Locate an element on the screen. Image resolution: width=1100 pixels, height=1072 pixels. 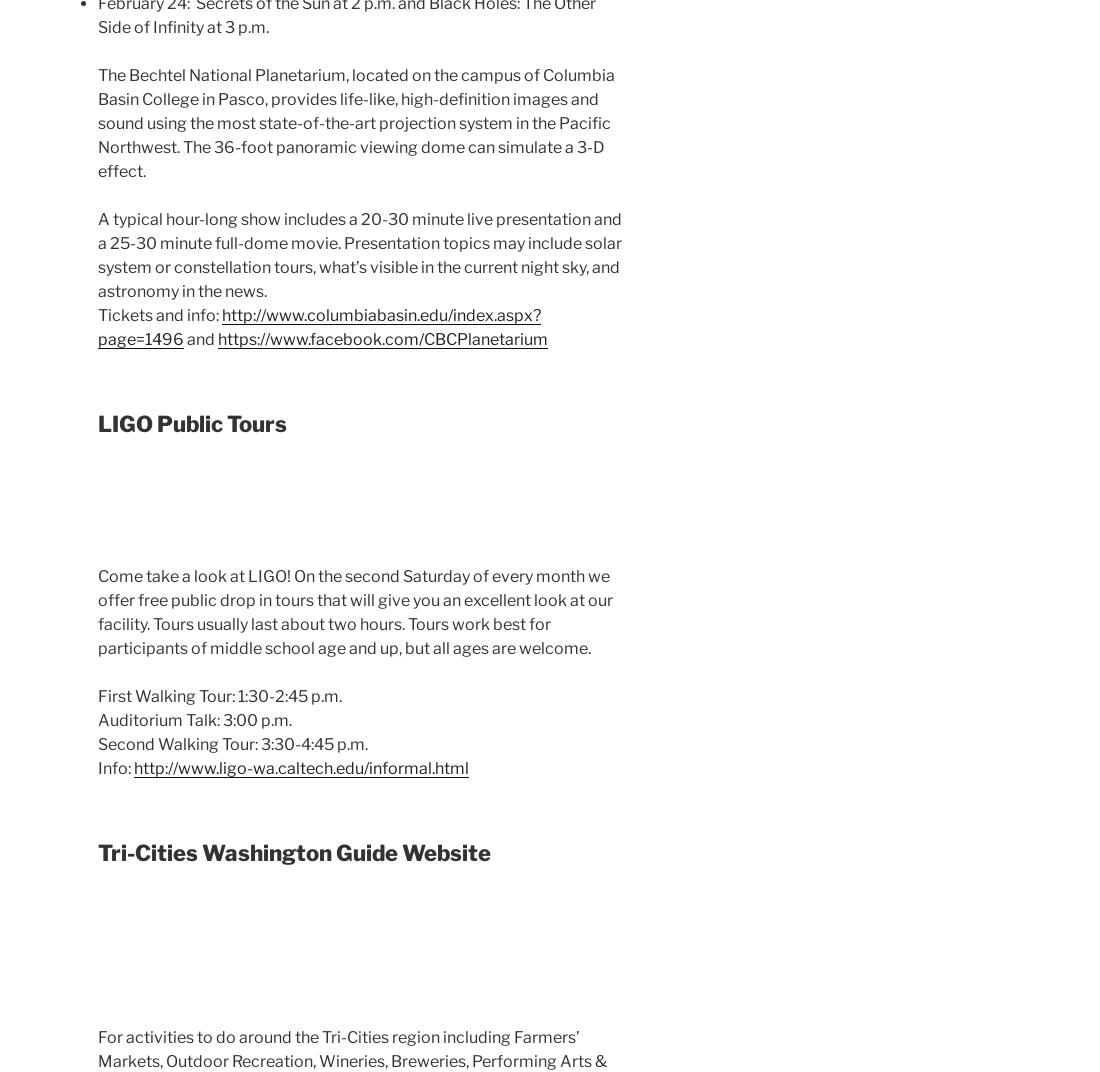
'Tri-Cities Washington Guide Website' is located at coordinates (293, 851).